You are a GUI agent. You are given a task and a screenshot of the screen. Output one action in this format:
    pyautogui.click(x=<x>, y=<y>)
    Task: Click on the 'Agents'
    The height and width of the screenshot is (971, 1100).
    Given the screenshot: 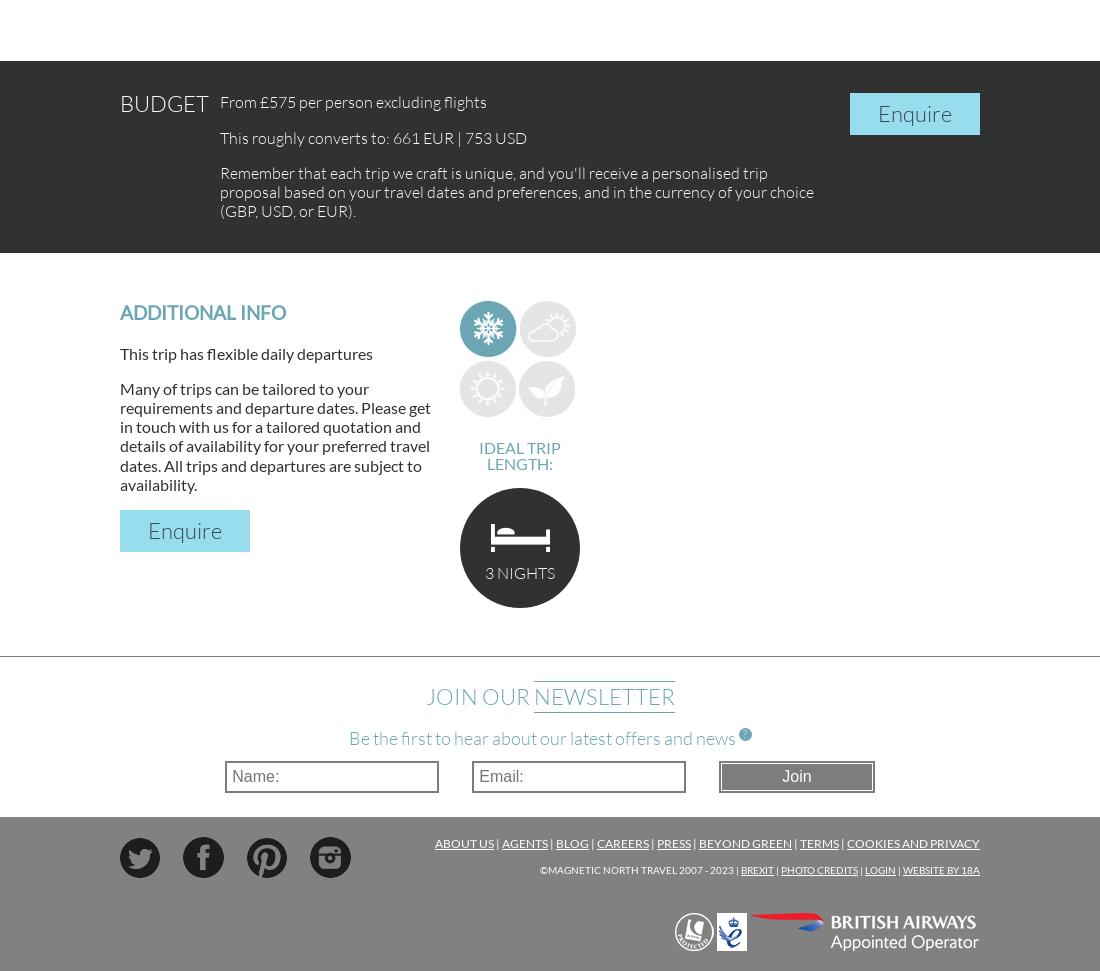 What is the action you would take?
    pyautogui.click(x=502, y=842)
    